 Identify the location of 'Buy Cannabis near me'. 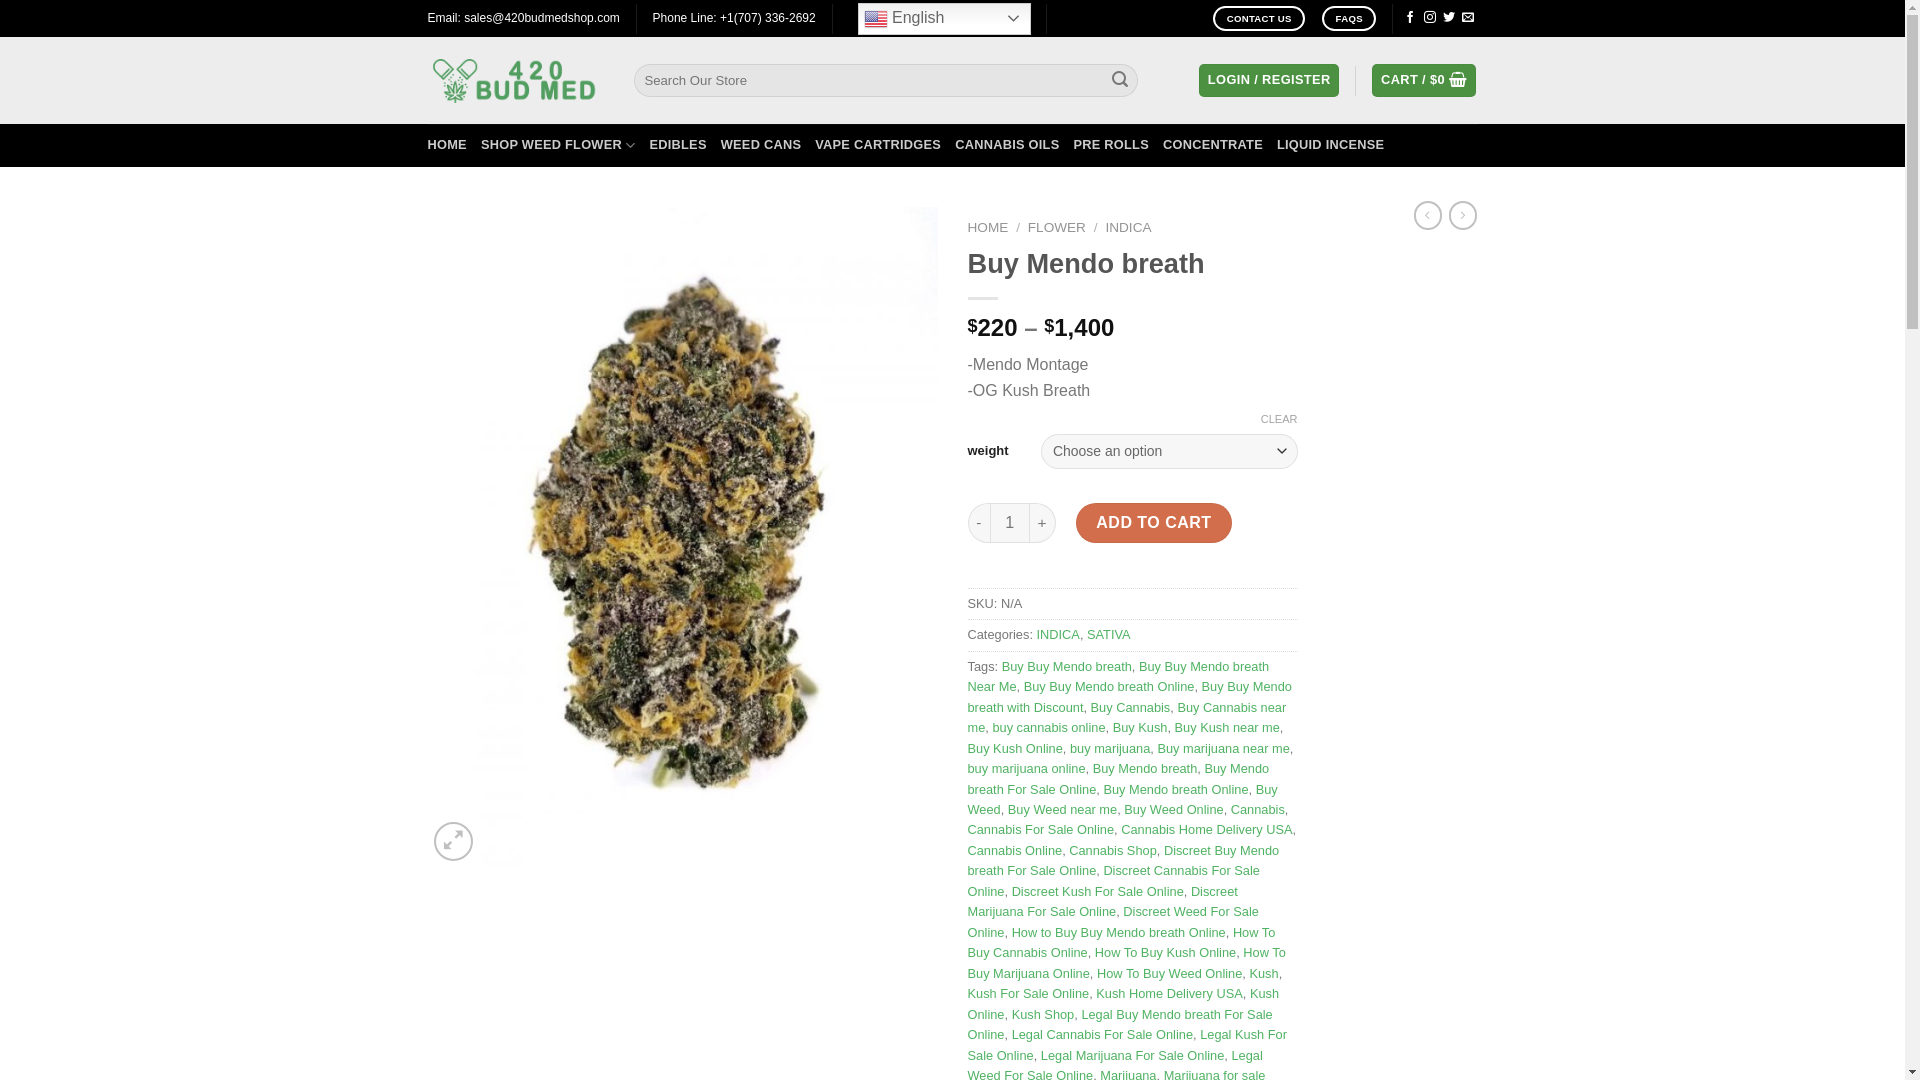
(1127, 716).